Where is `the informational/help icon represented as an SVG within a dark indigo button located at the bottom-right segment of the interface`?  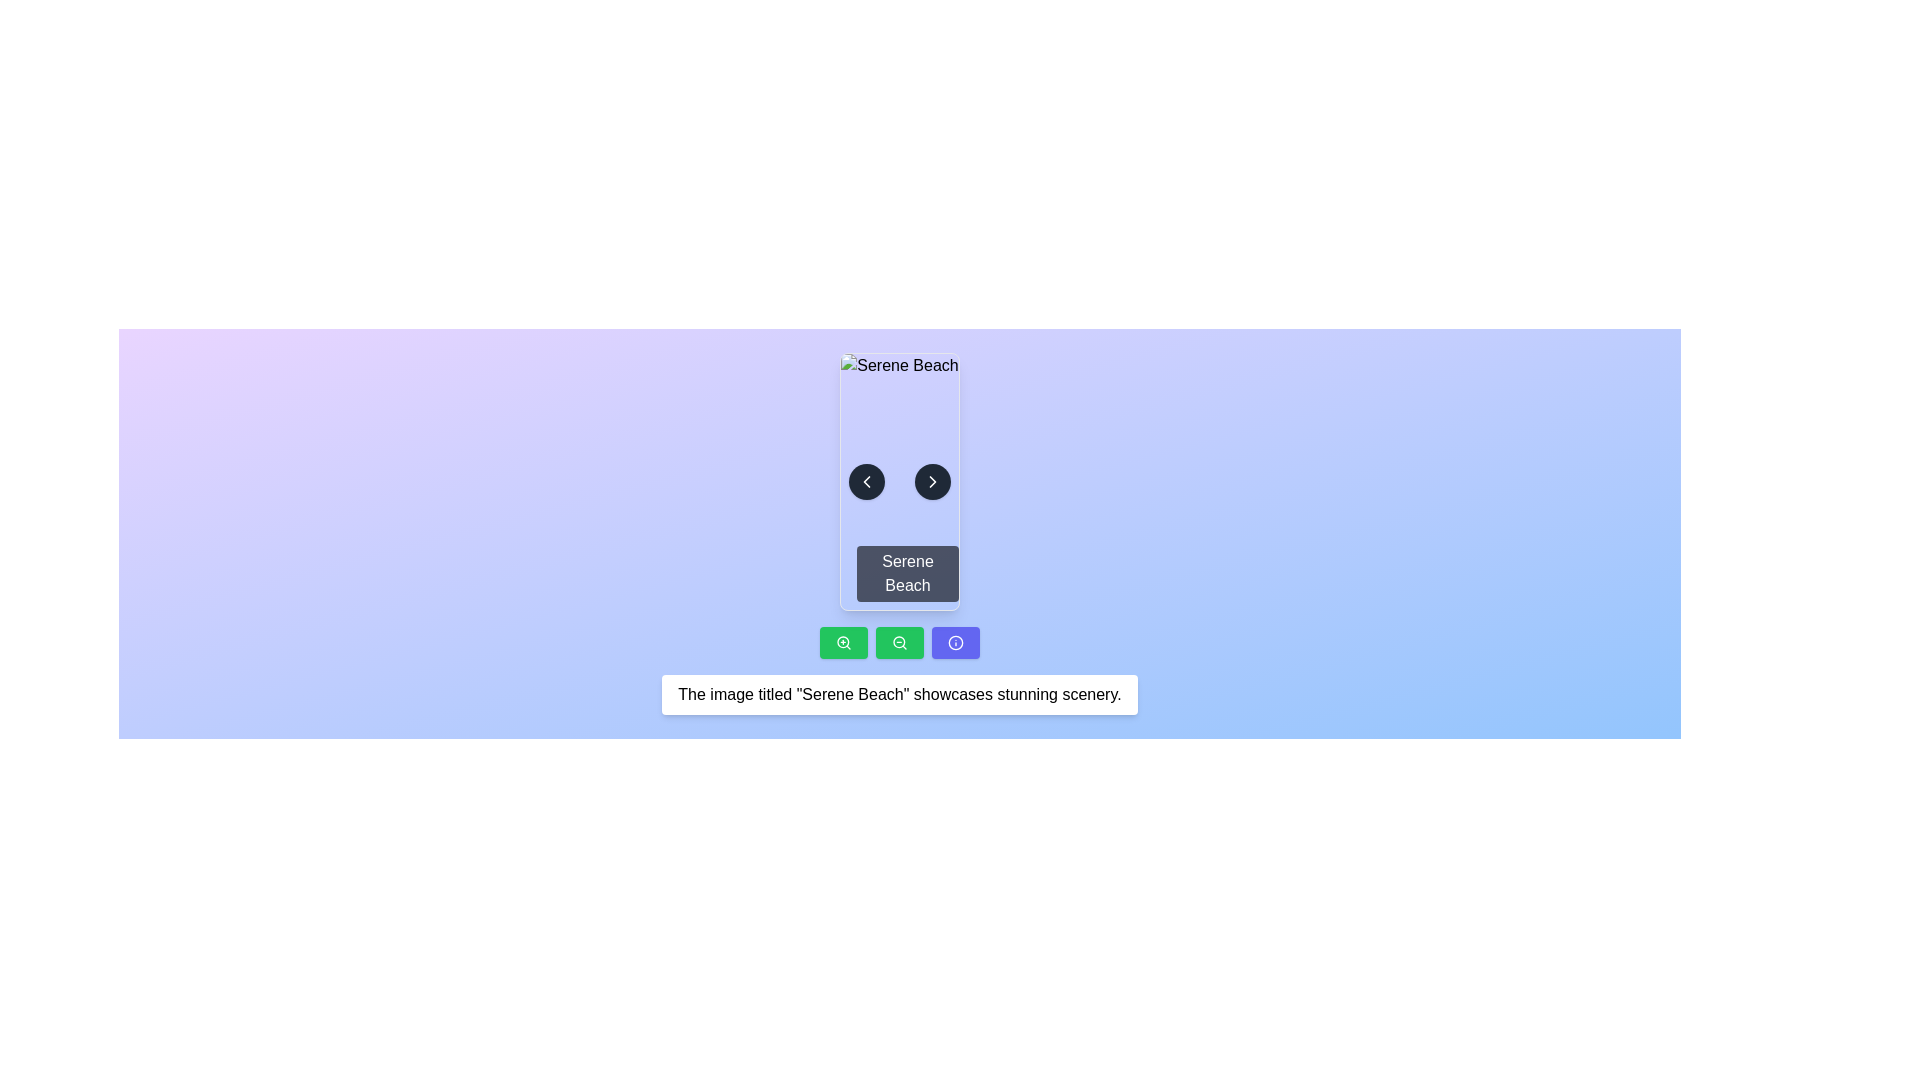
the informational/help icon represented as an SVG within a dark indigo button located at the bottom-right segment of the interface is located at coordinates (954, 643).